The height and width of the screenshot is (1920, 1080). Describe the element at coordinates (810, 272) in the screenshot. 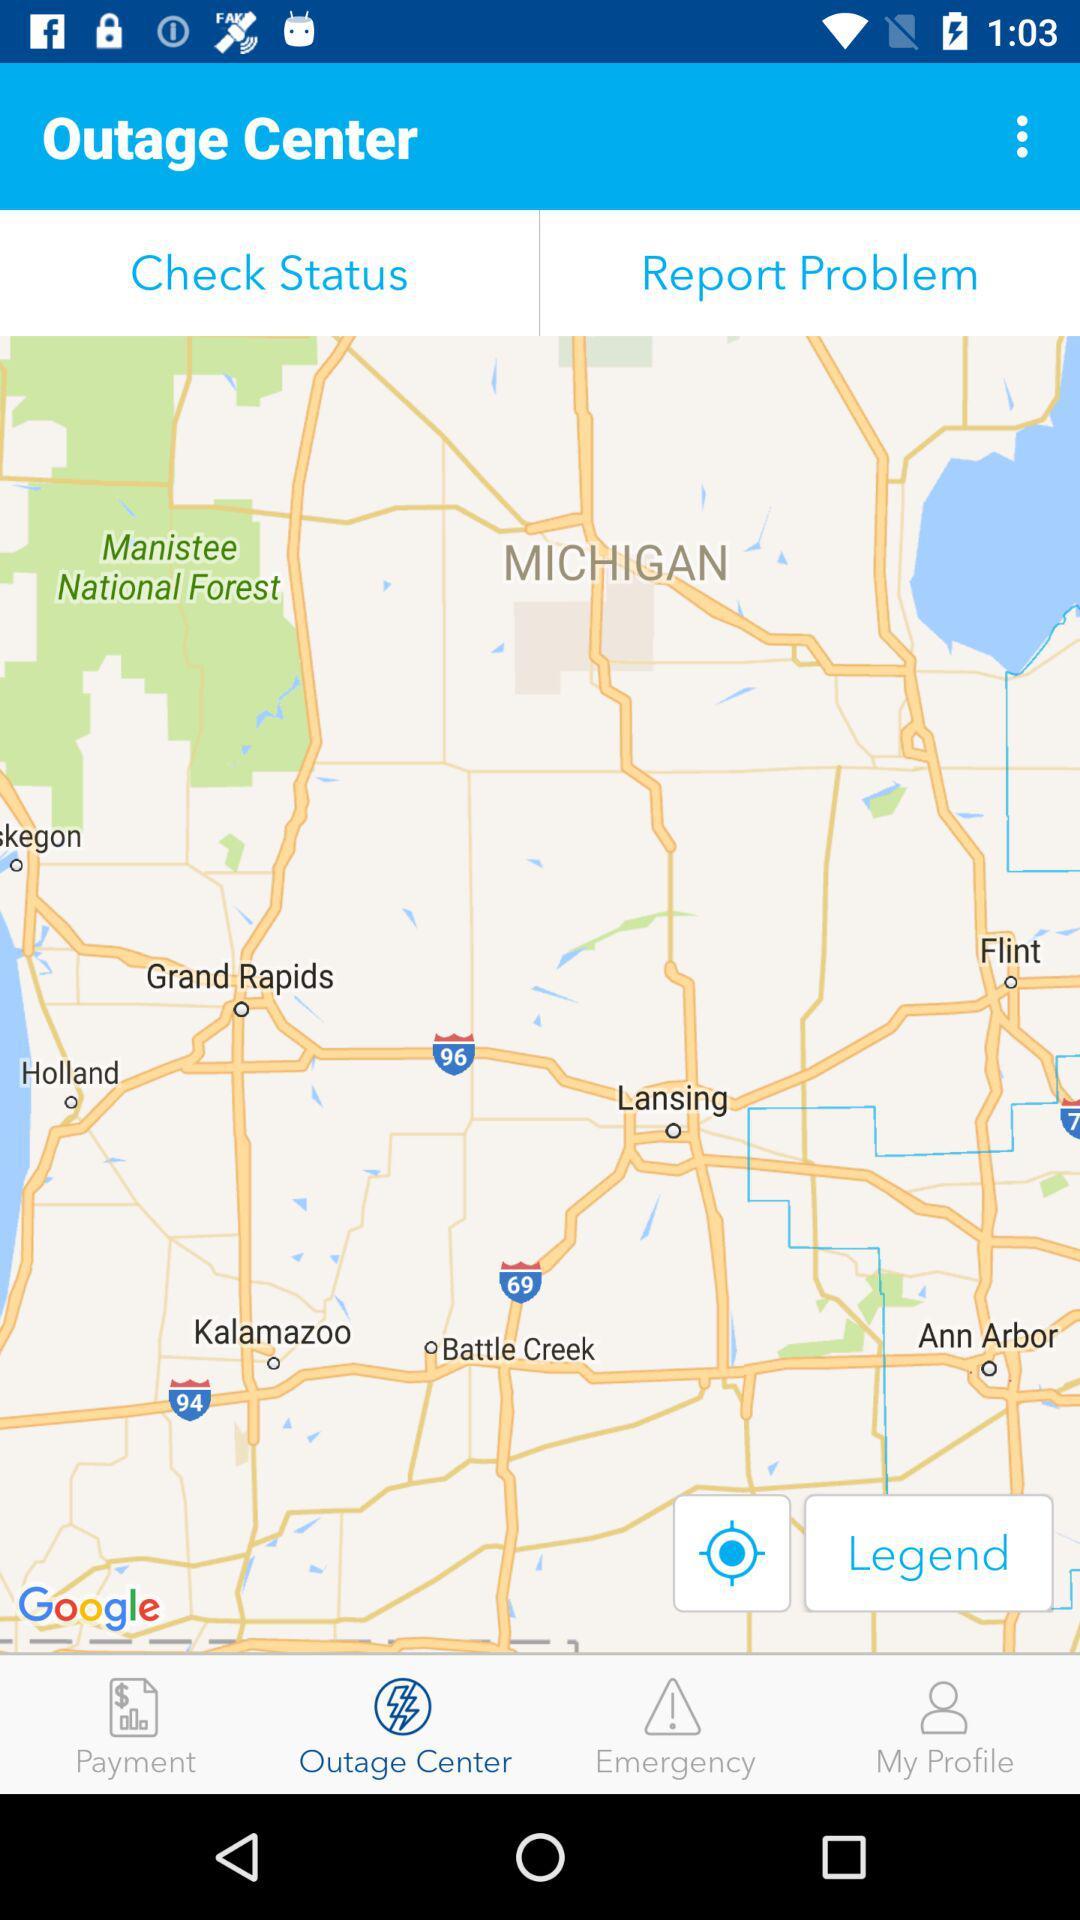

I see `the icon to the right of the check status` at that location.